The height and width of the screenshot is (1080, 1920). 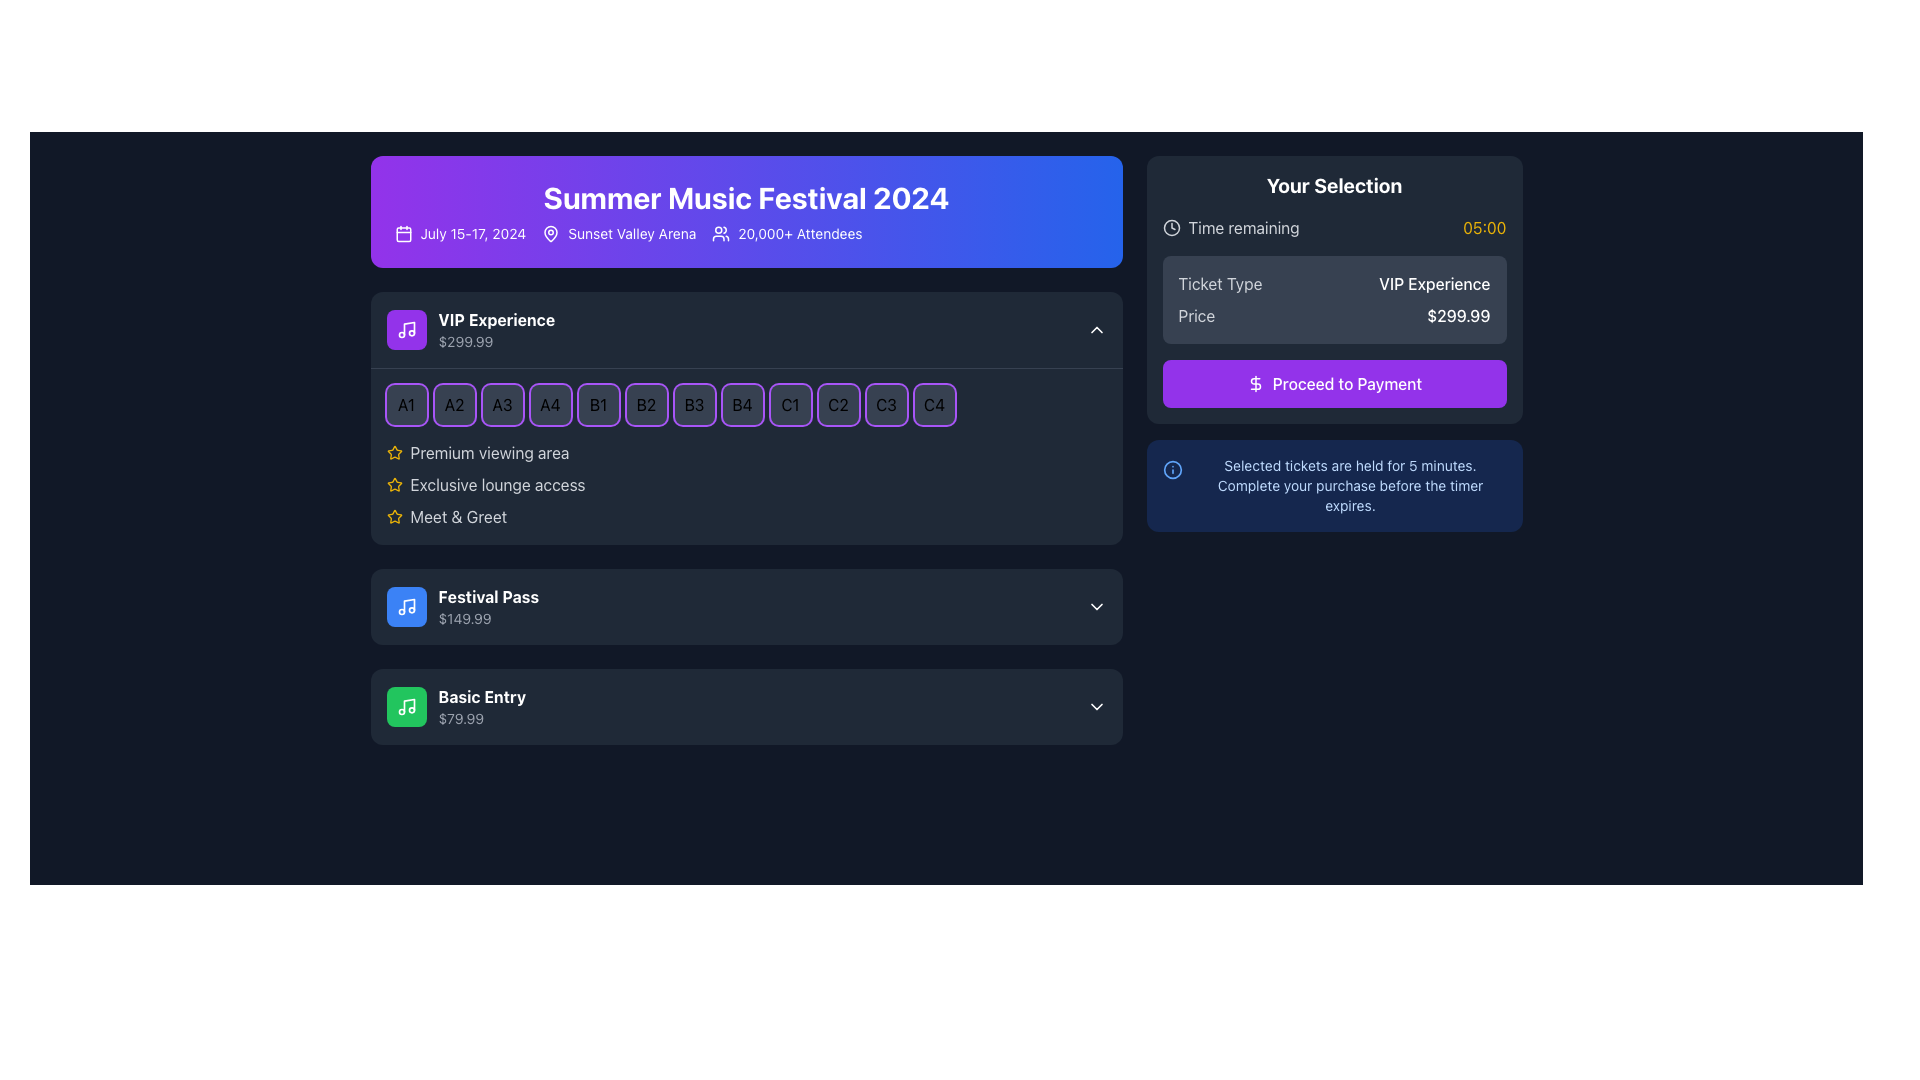 I want to click on the Notification box located in the right panel, below the 'Proceed to Payment' button, which notifies the user about time restrictions on their selected tickets, so click(x=1334, y=486).